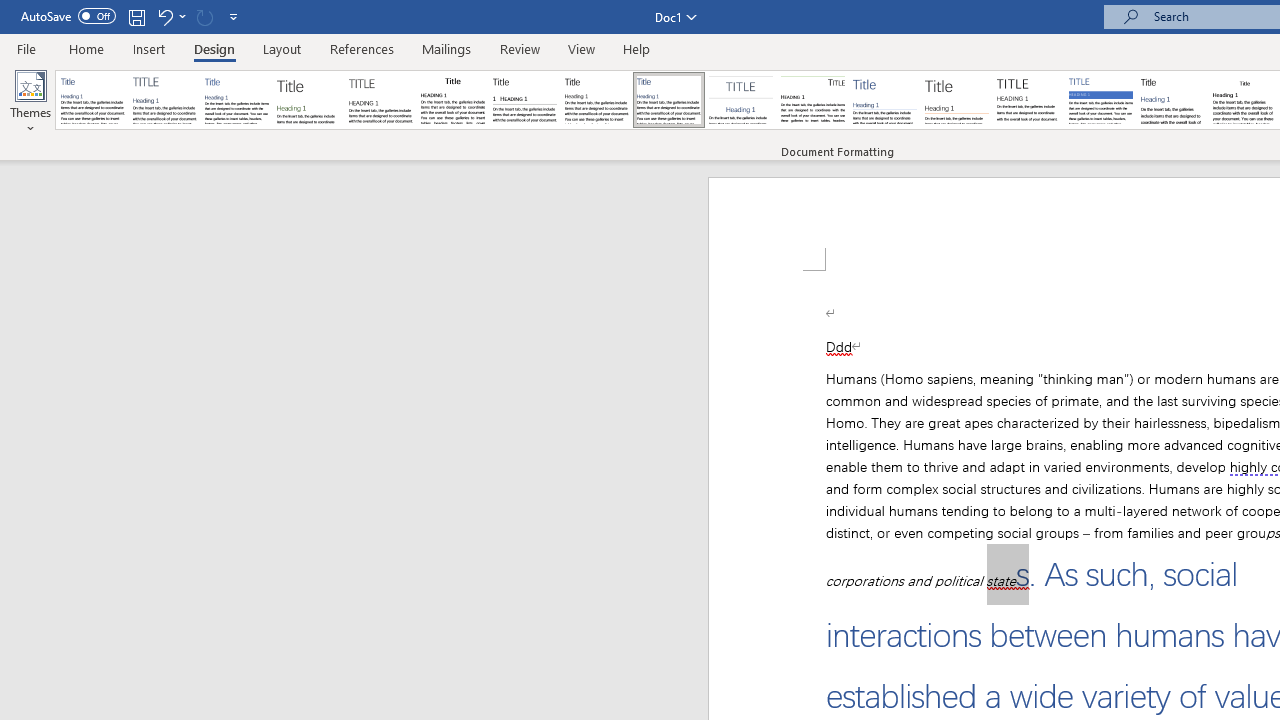 The height and width of the screenshot is (720, 1280). I want to click on 'Lines (Simple)', so click(884, 100).